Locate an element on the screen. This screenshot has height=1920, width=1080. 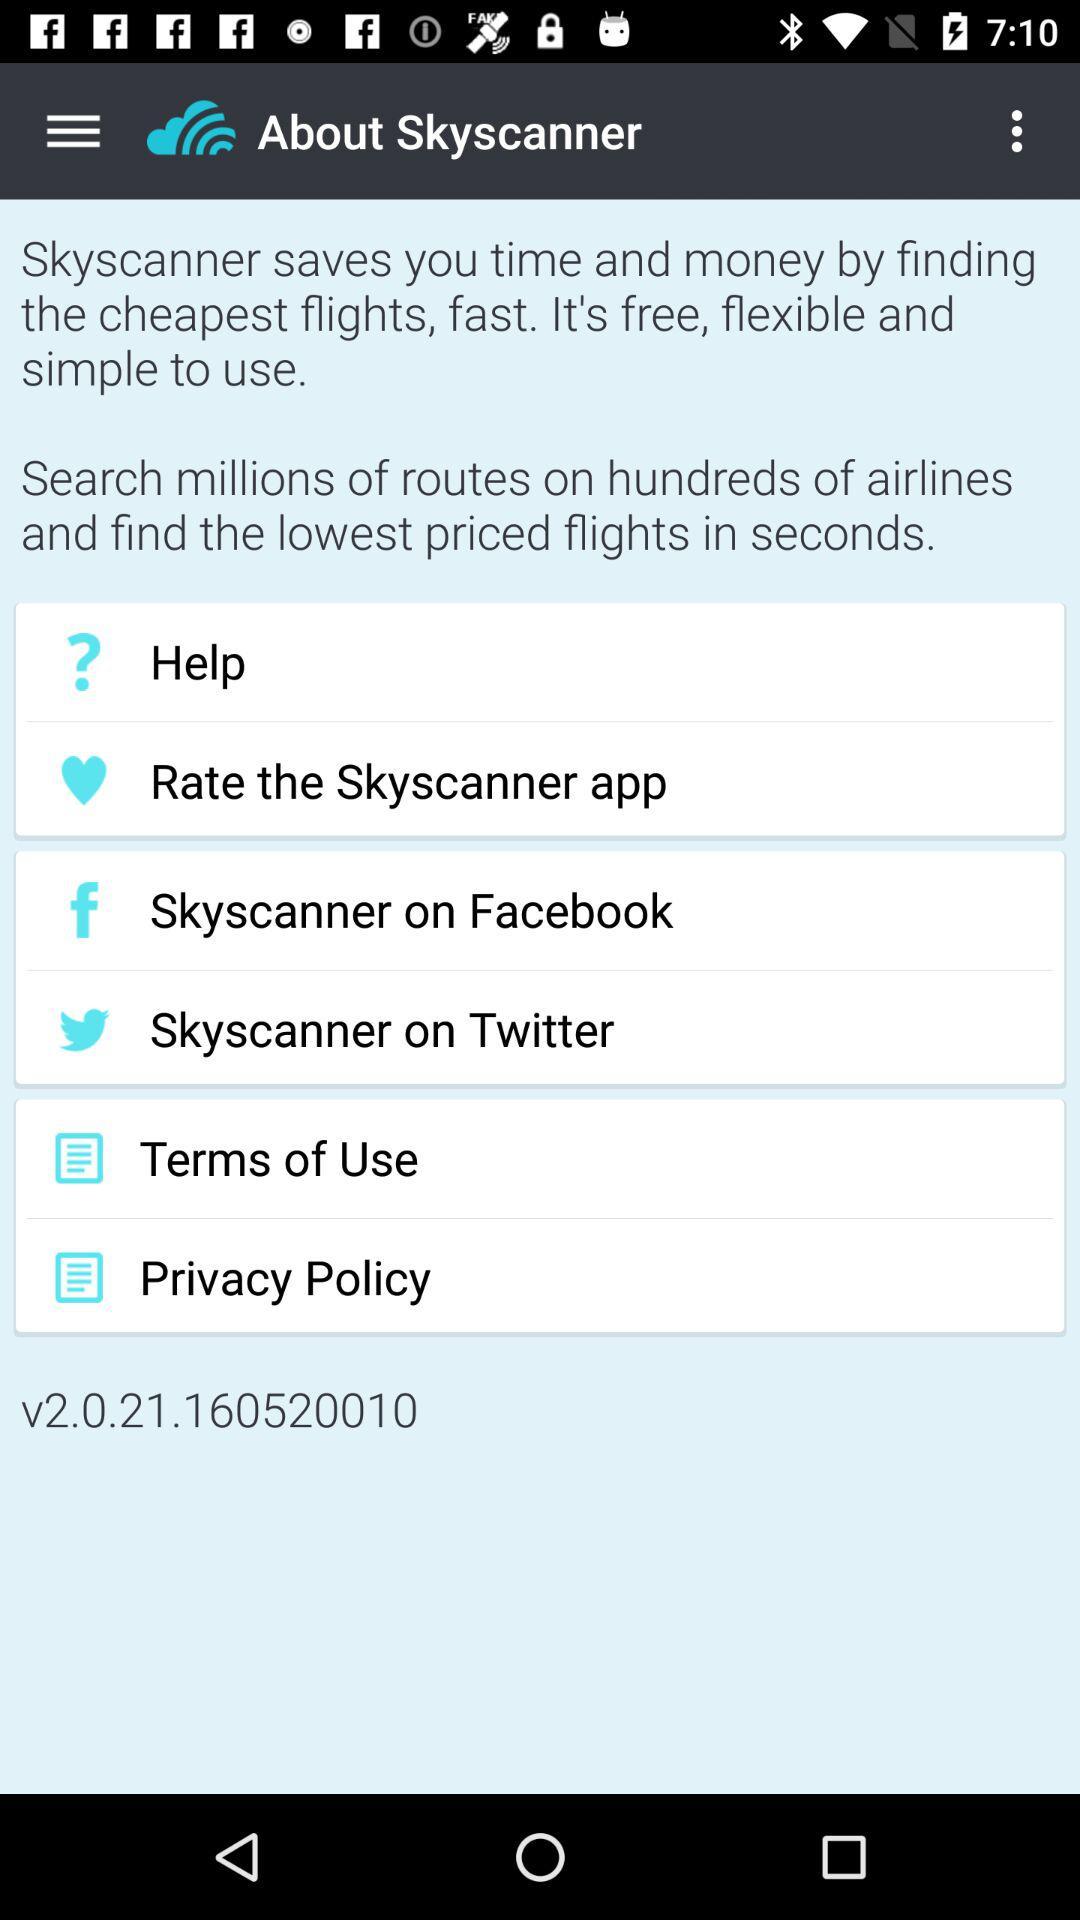
the help is located at coordinates (540, 662).